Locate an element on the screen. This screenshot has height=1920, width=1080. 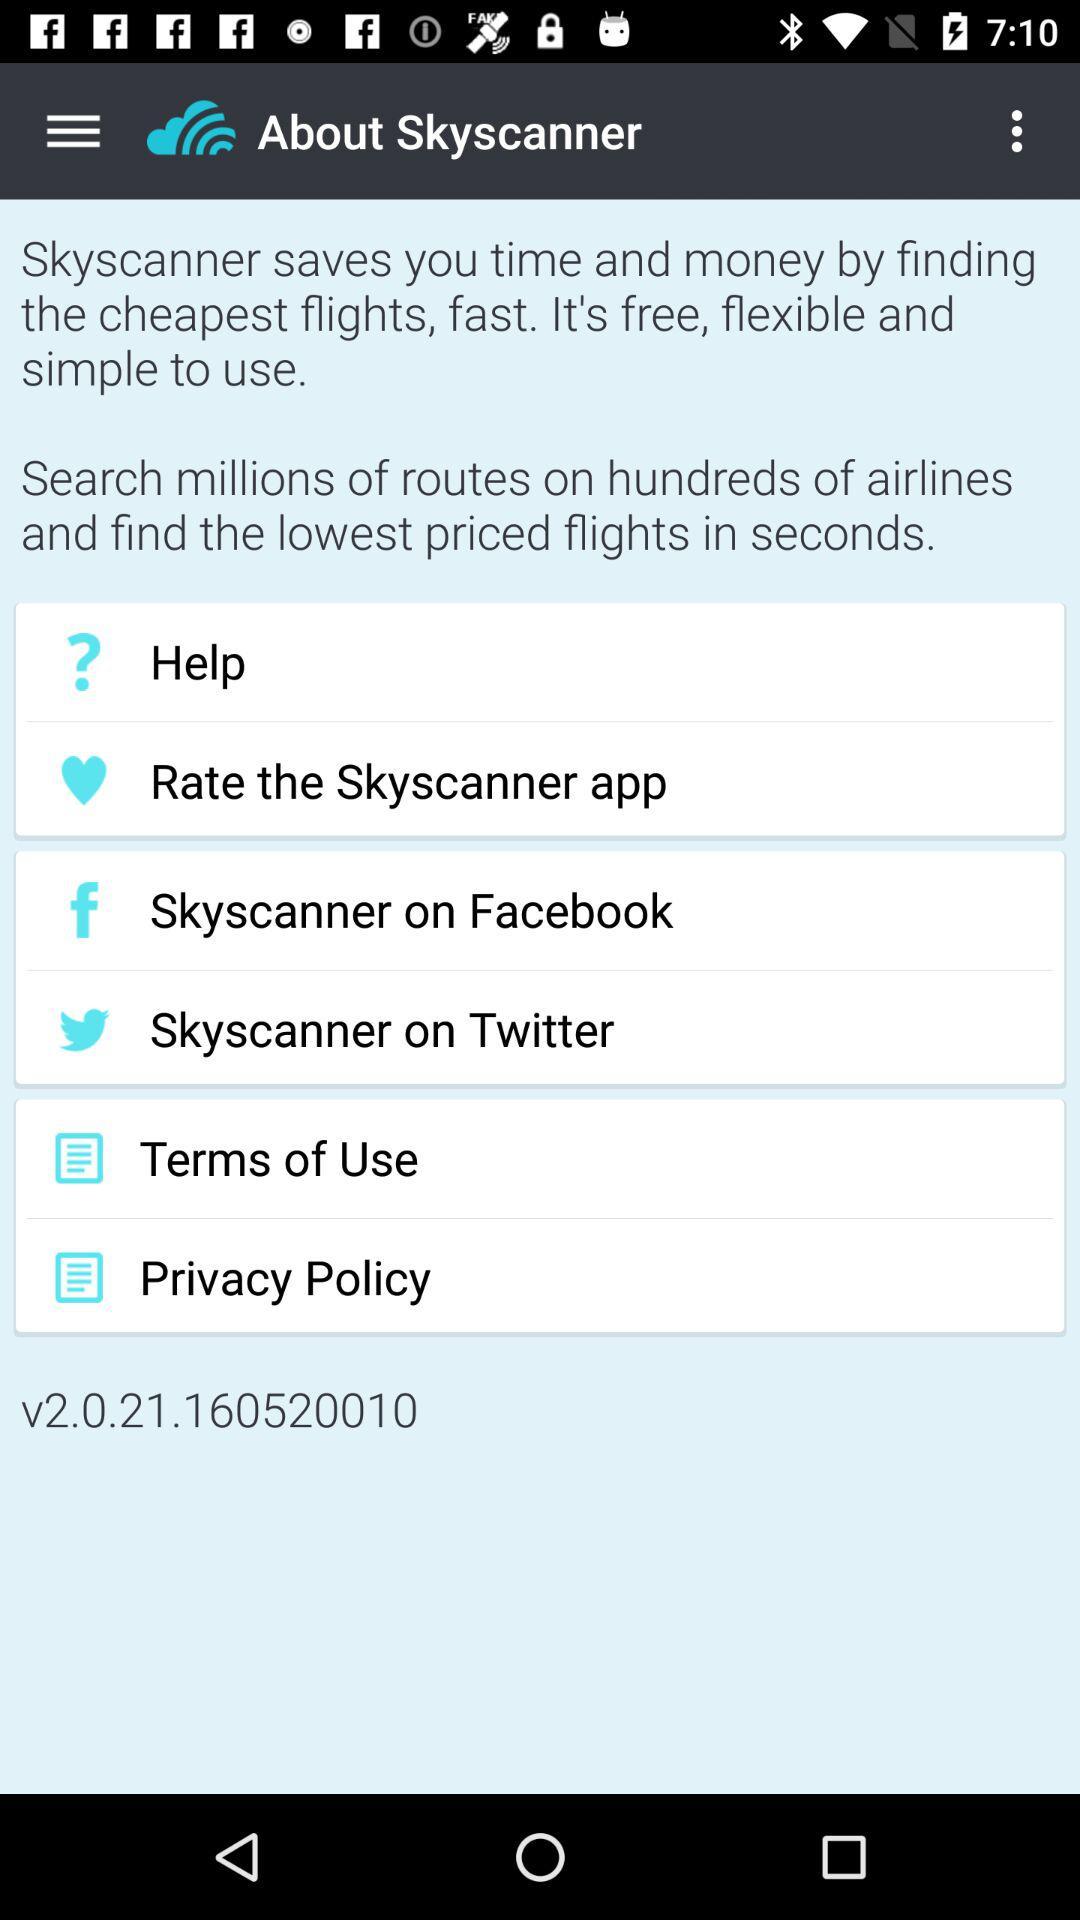
the help is located at coordinates (540, 662).